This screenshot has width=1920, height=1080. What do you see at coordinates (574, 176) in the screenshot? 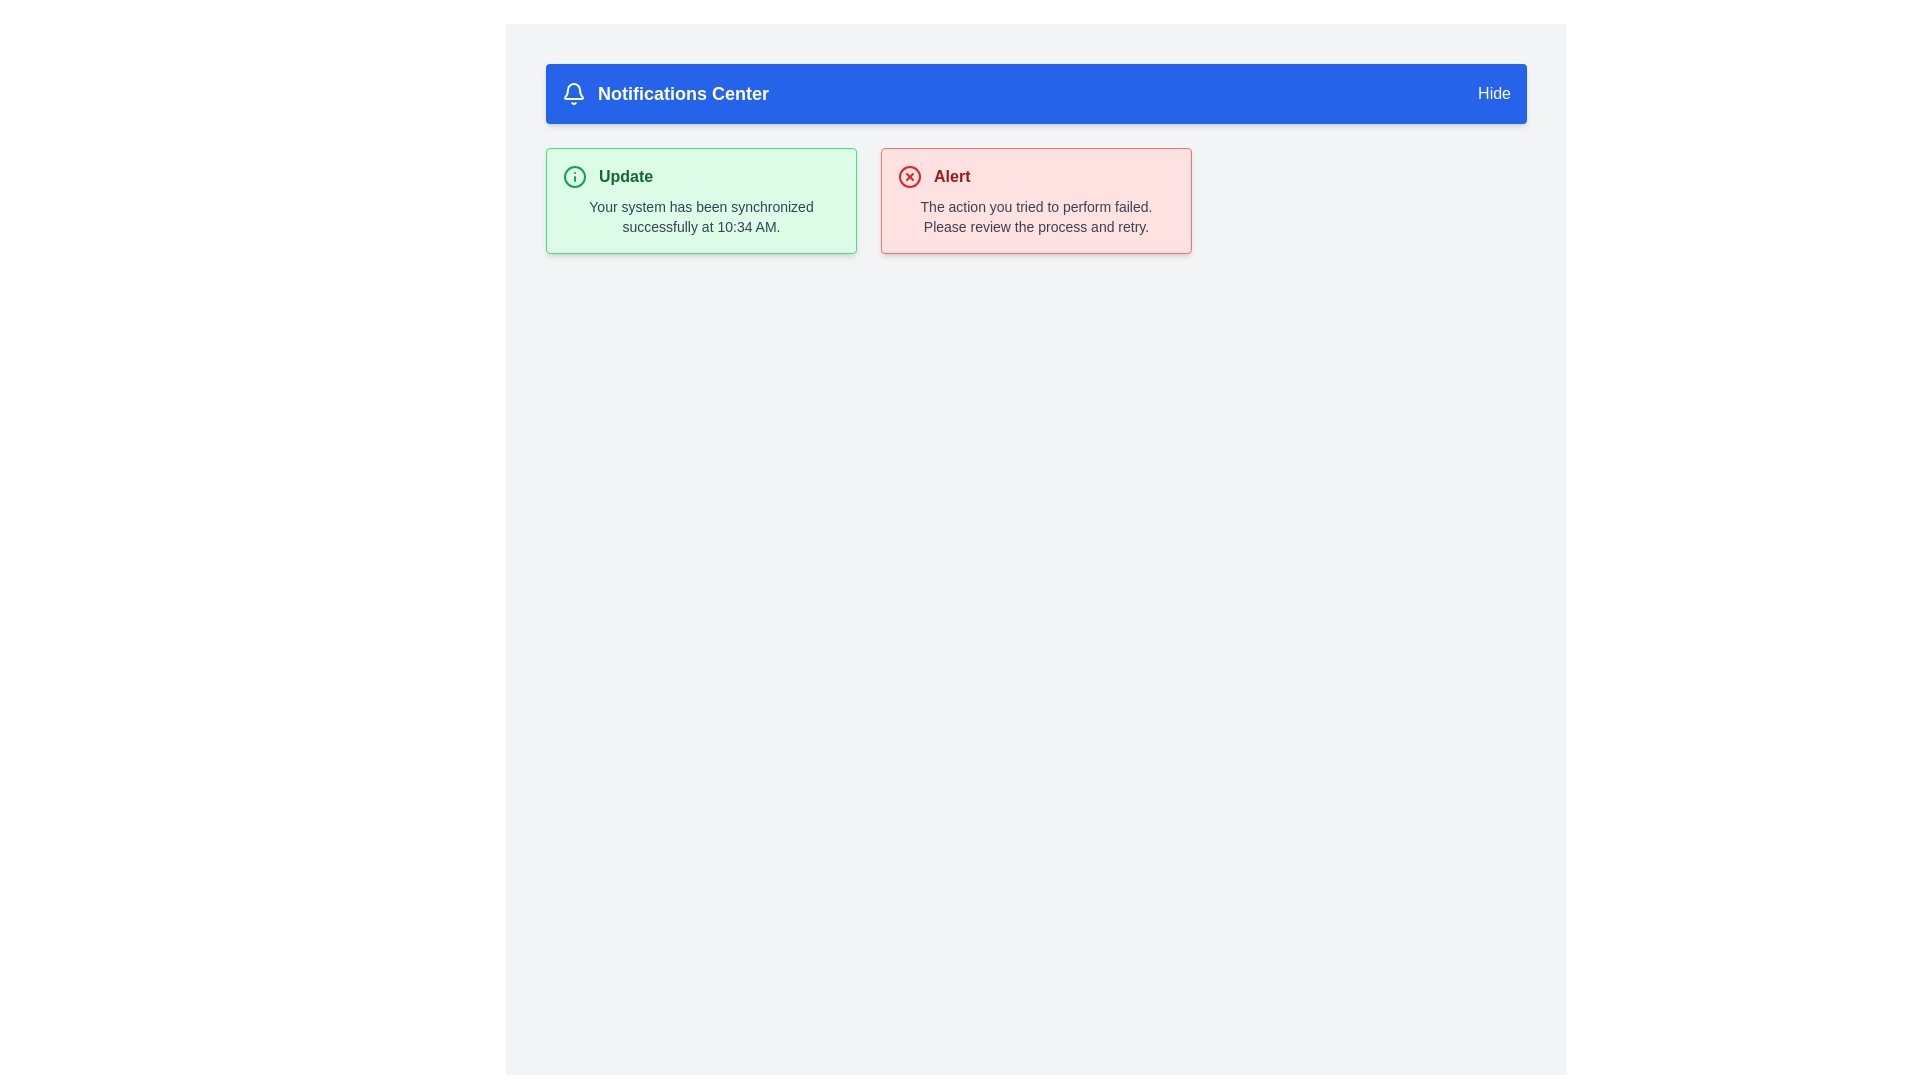
I see `the circular shape within the notification icon for the 'Update' message, which is located in the top-left corner of the green notification entry` at bounding box center [574, 176].